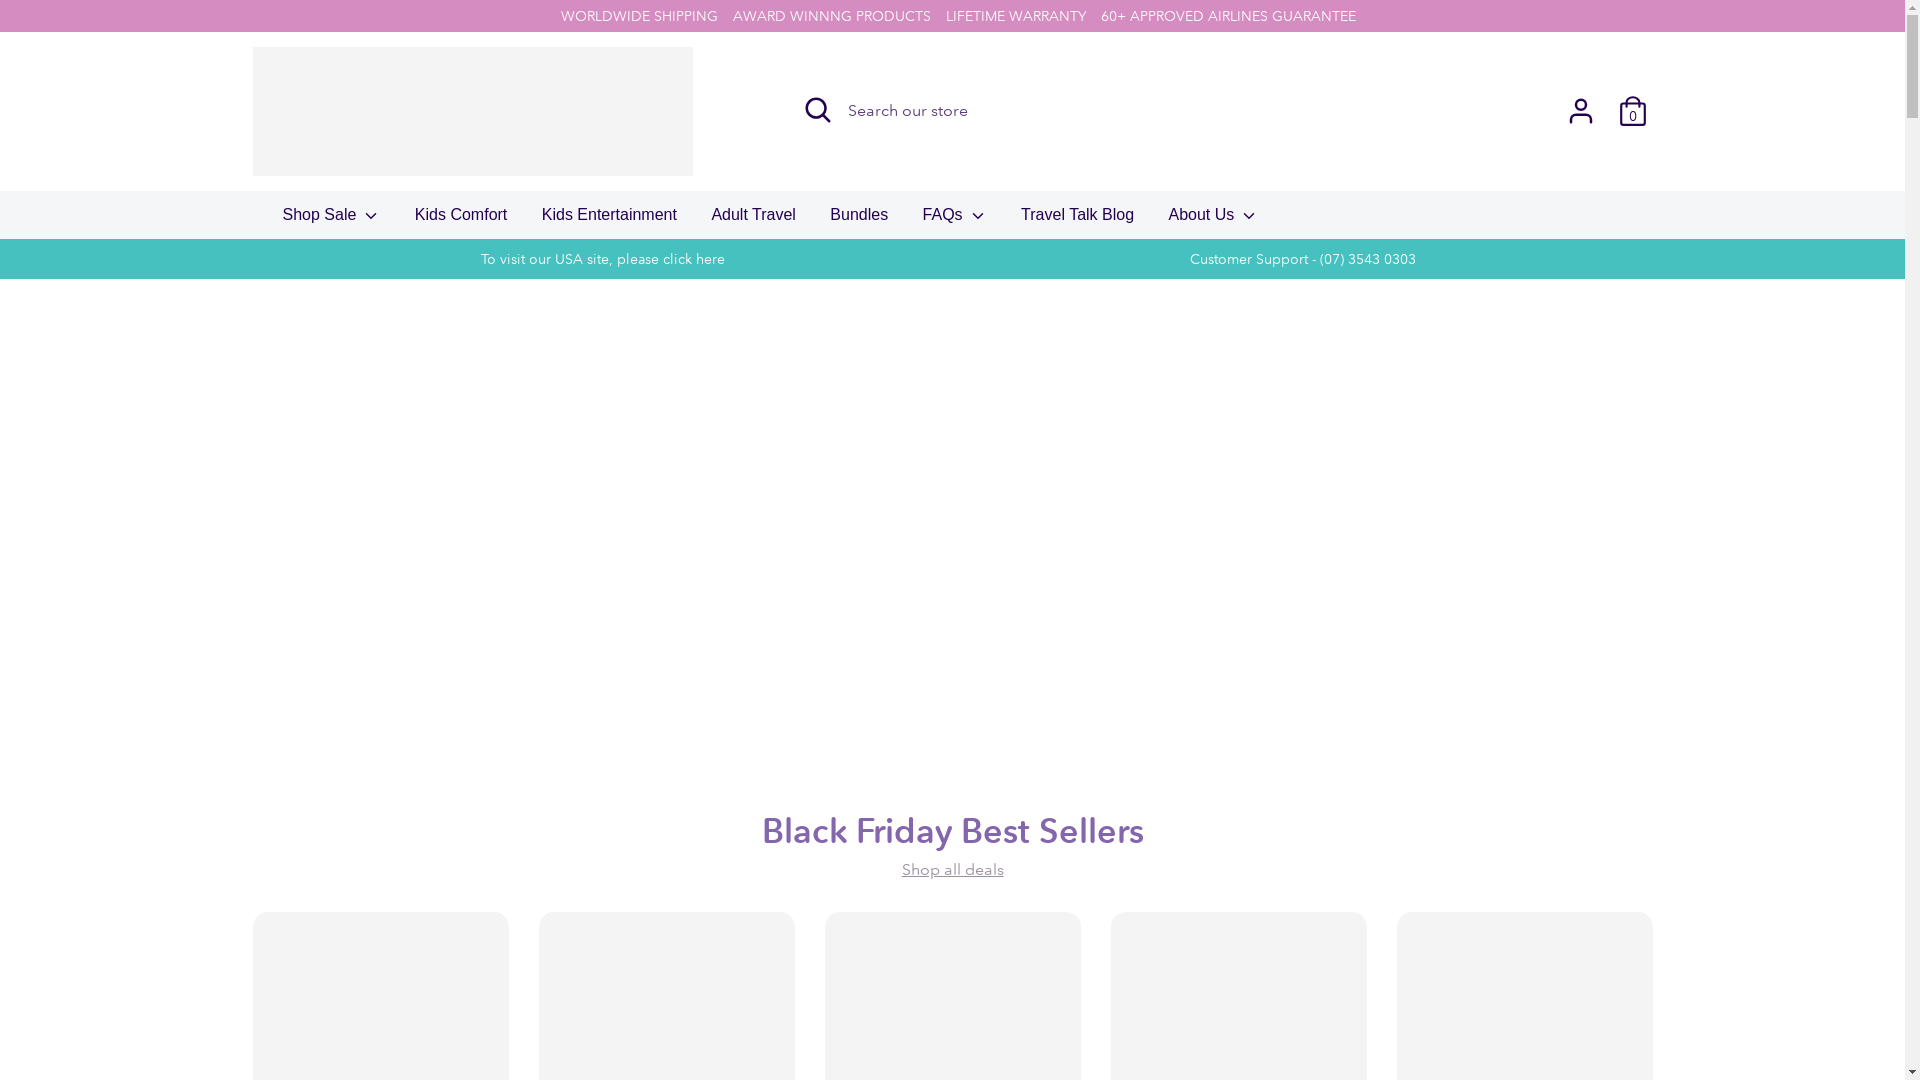 The image size is (1920, 1080). I want to click on '0', so click(1632, 111).